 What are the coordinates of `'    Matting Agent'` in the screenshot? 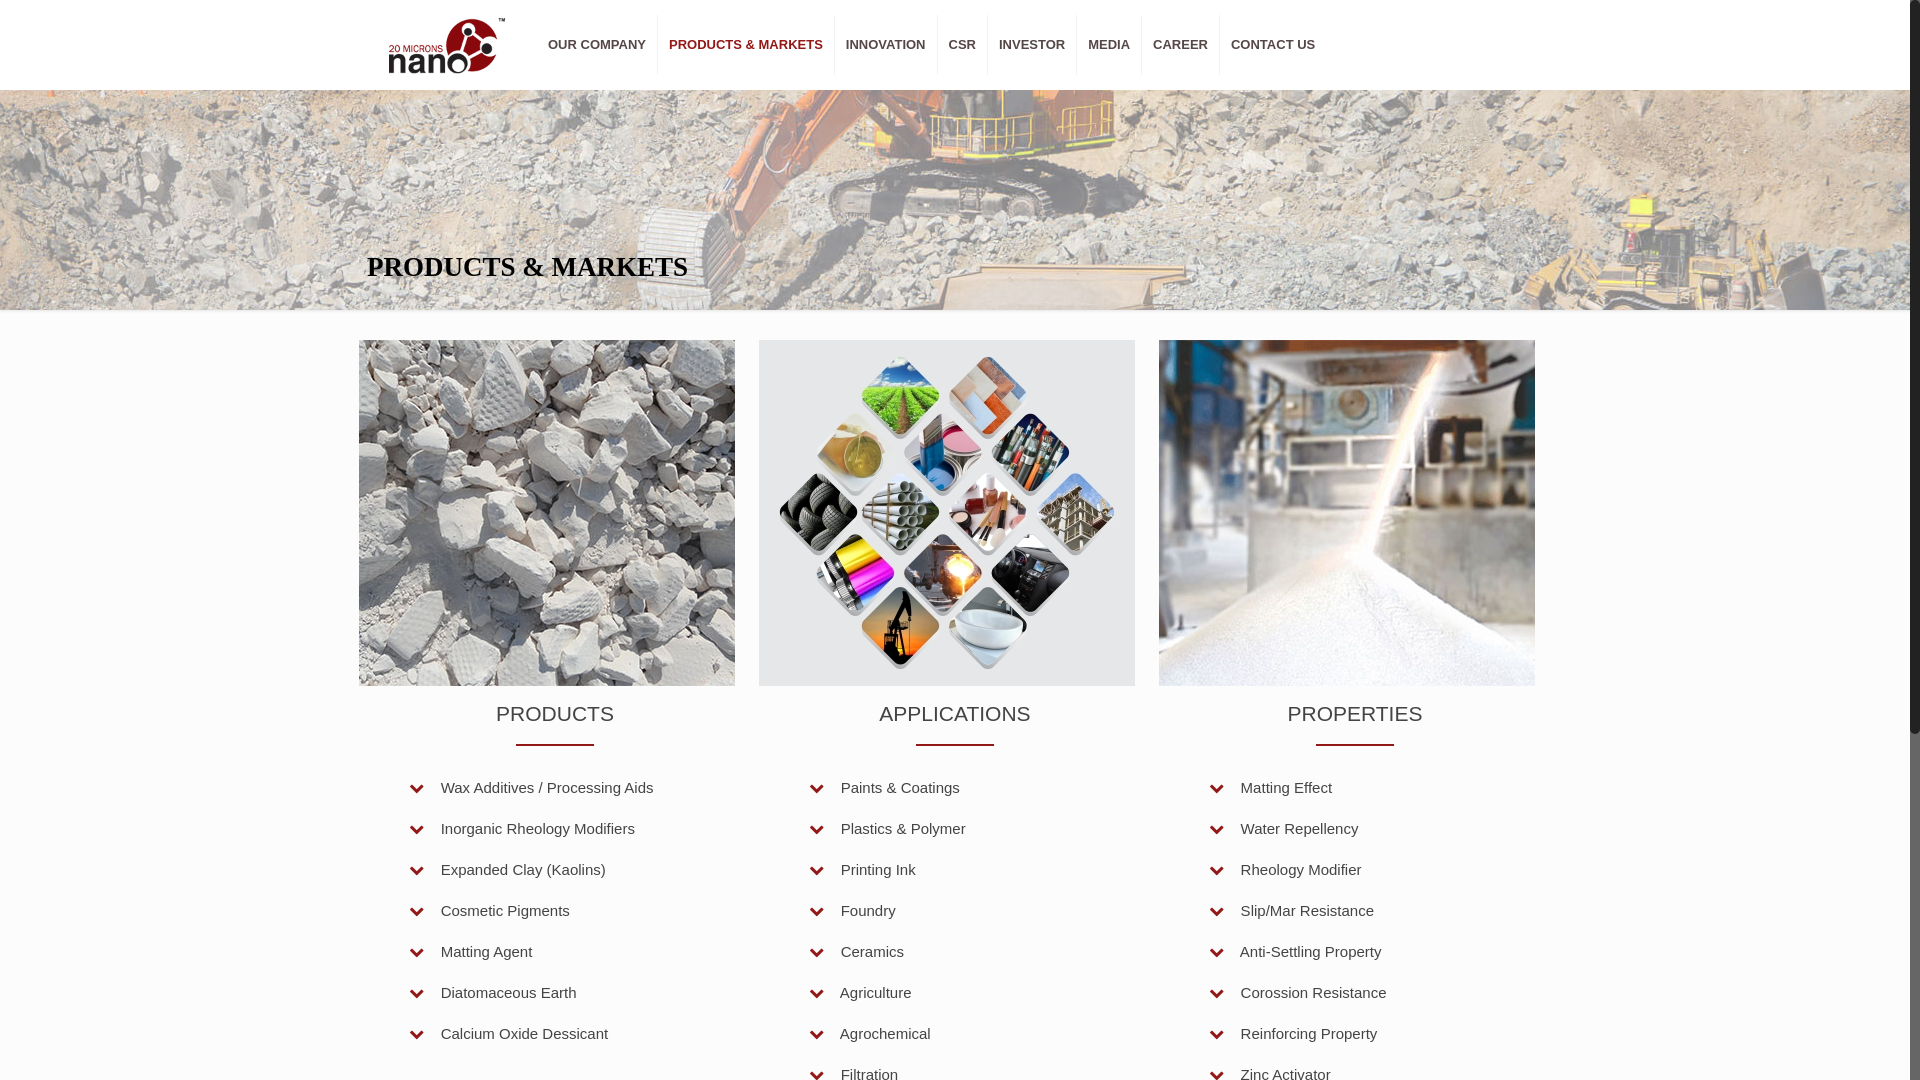 It's located at (407, 950).